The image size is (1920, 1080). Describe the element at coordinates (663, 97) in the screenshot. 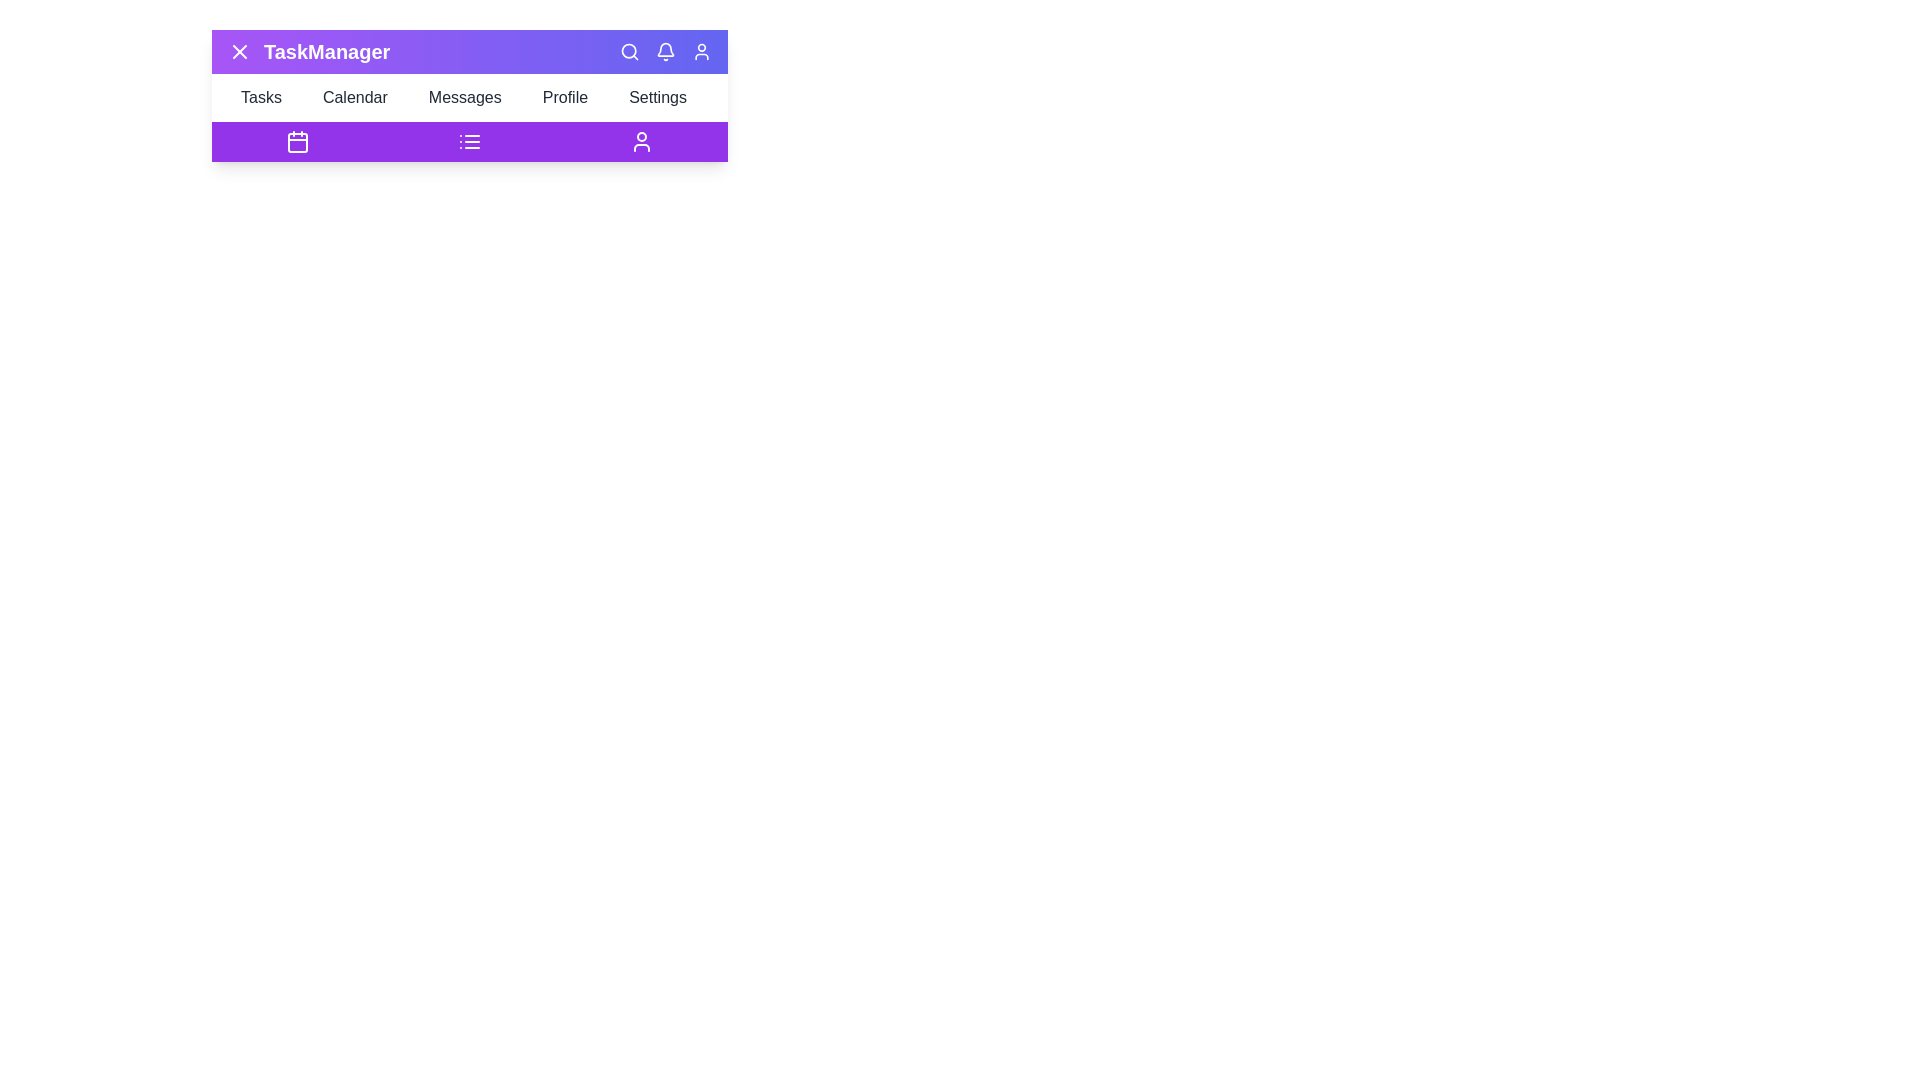

I see `the Settings from the navigation bar` at that location.